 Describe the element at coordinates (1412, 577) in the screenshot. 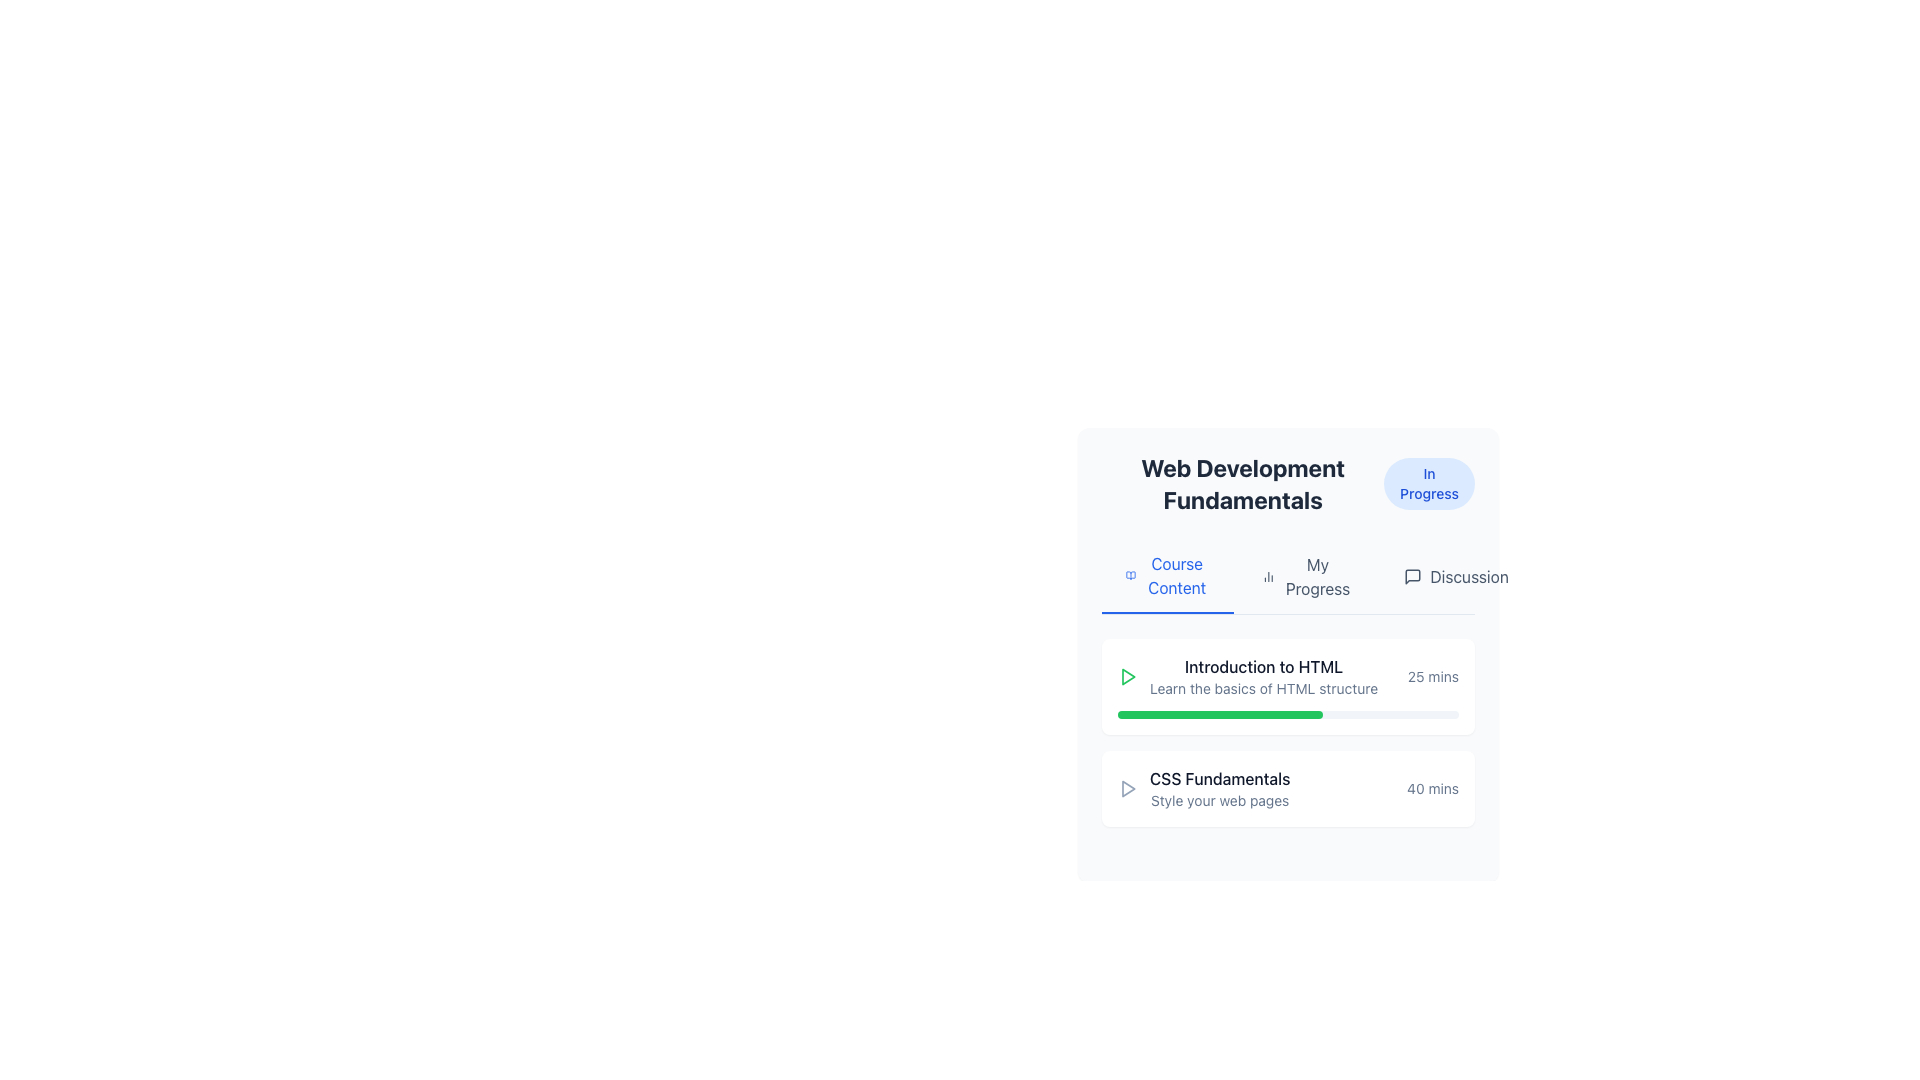

I see `the SVG-based graphical icon representing a speech bubble or chat, located at the top-right corner of the interface` at that location.